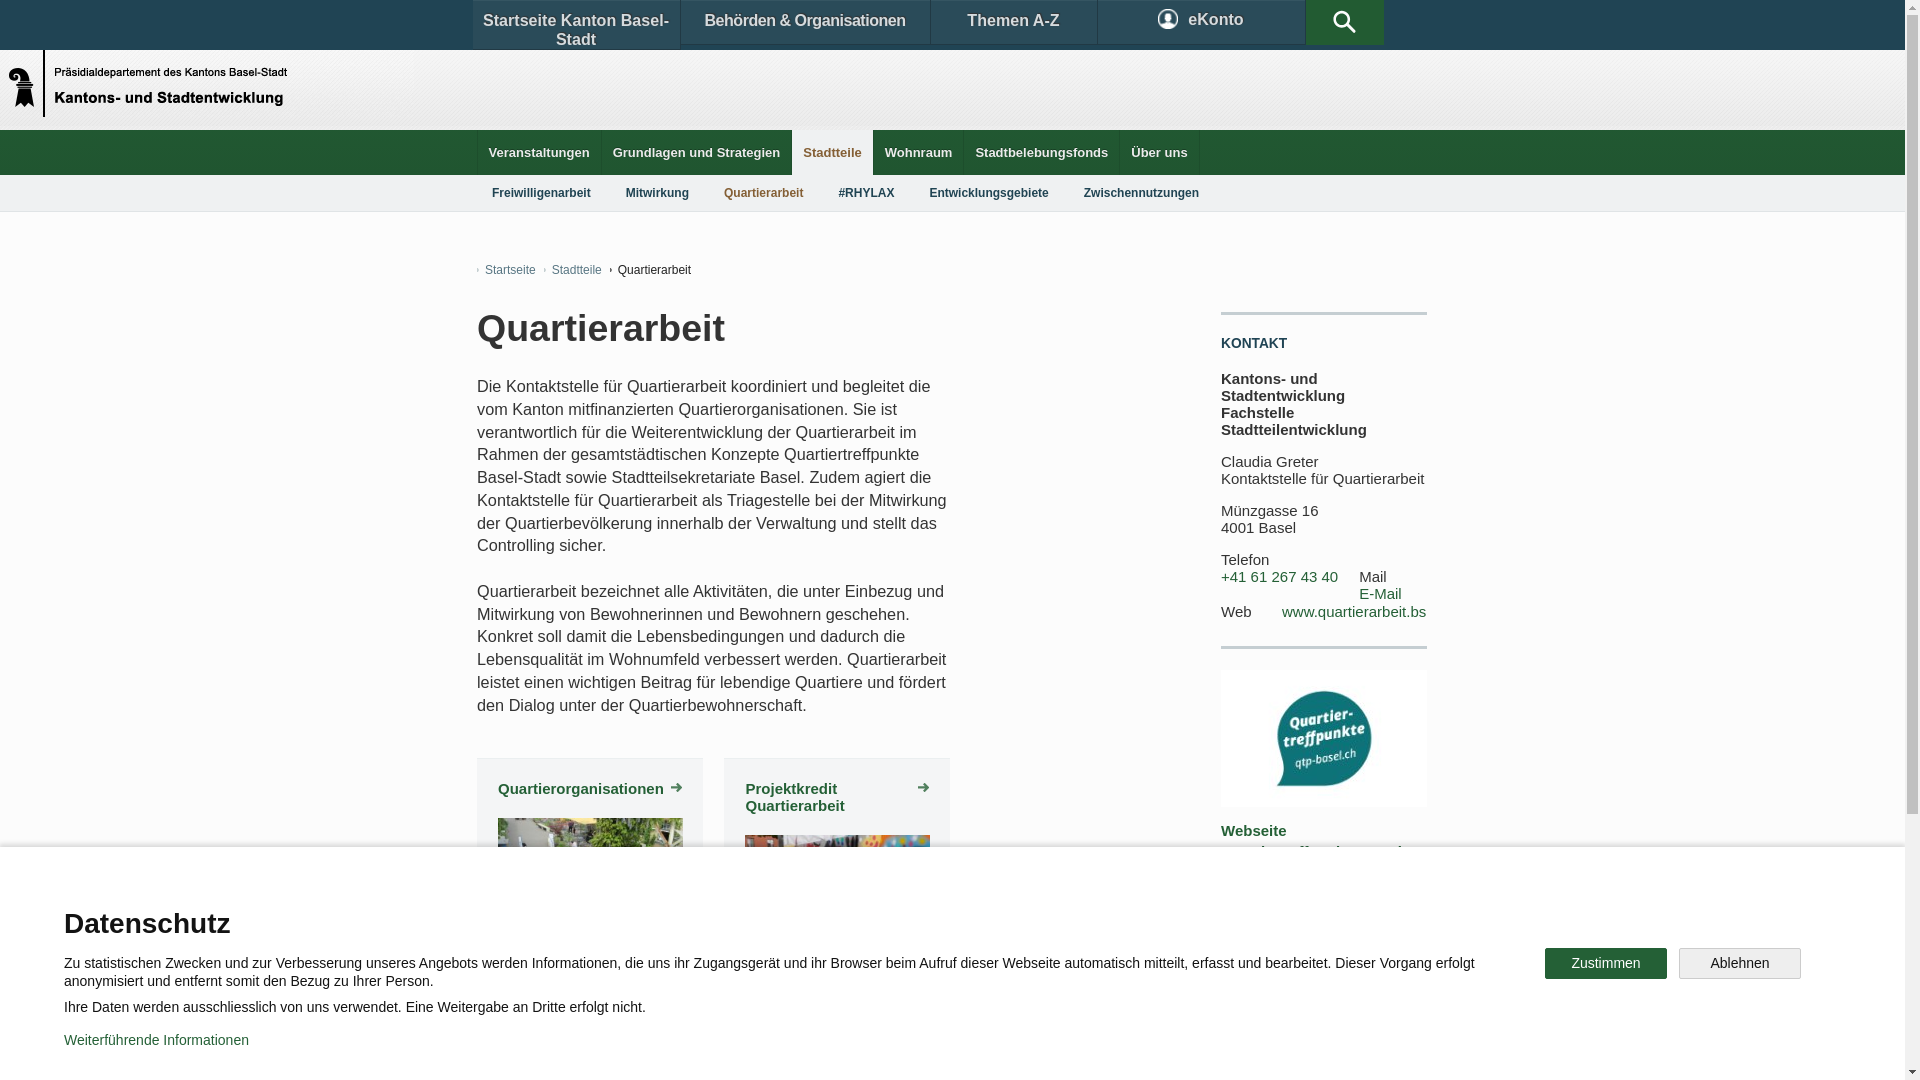 This screenshot has width=1920, height=1080. Describe the element at coordinates (1068, 192) in the screenshot. I see `'Zwischennutzungen'` at that location.